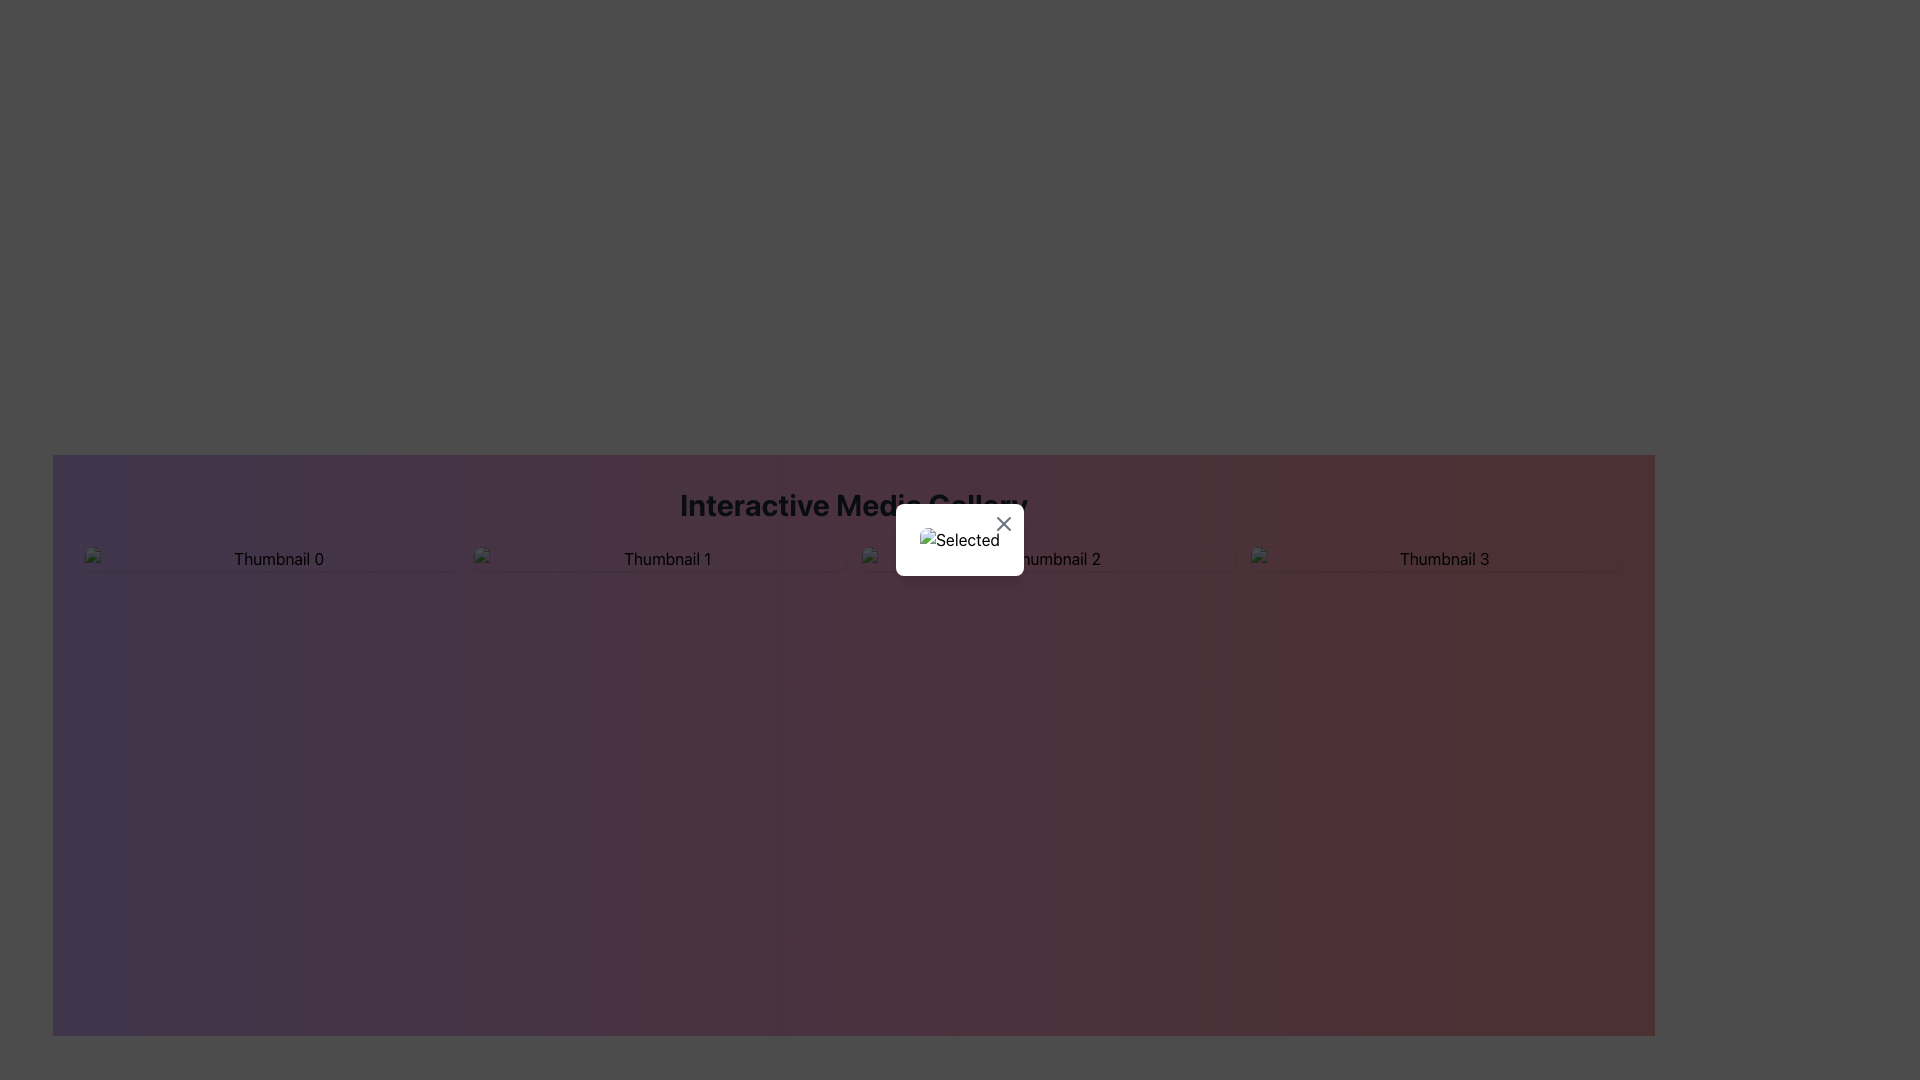 Image resolution: width=1920 pixels, height=1080 pixels. What do you see at coordinates (854, 559) in the screenshot?
I see `a thumbnail in the Grid layout component beneath the 'Interactive Media Gallery' heading for reordering` at bounding box center [854, 559].